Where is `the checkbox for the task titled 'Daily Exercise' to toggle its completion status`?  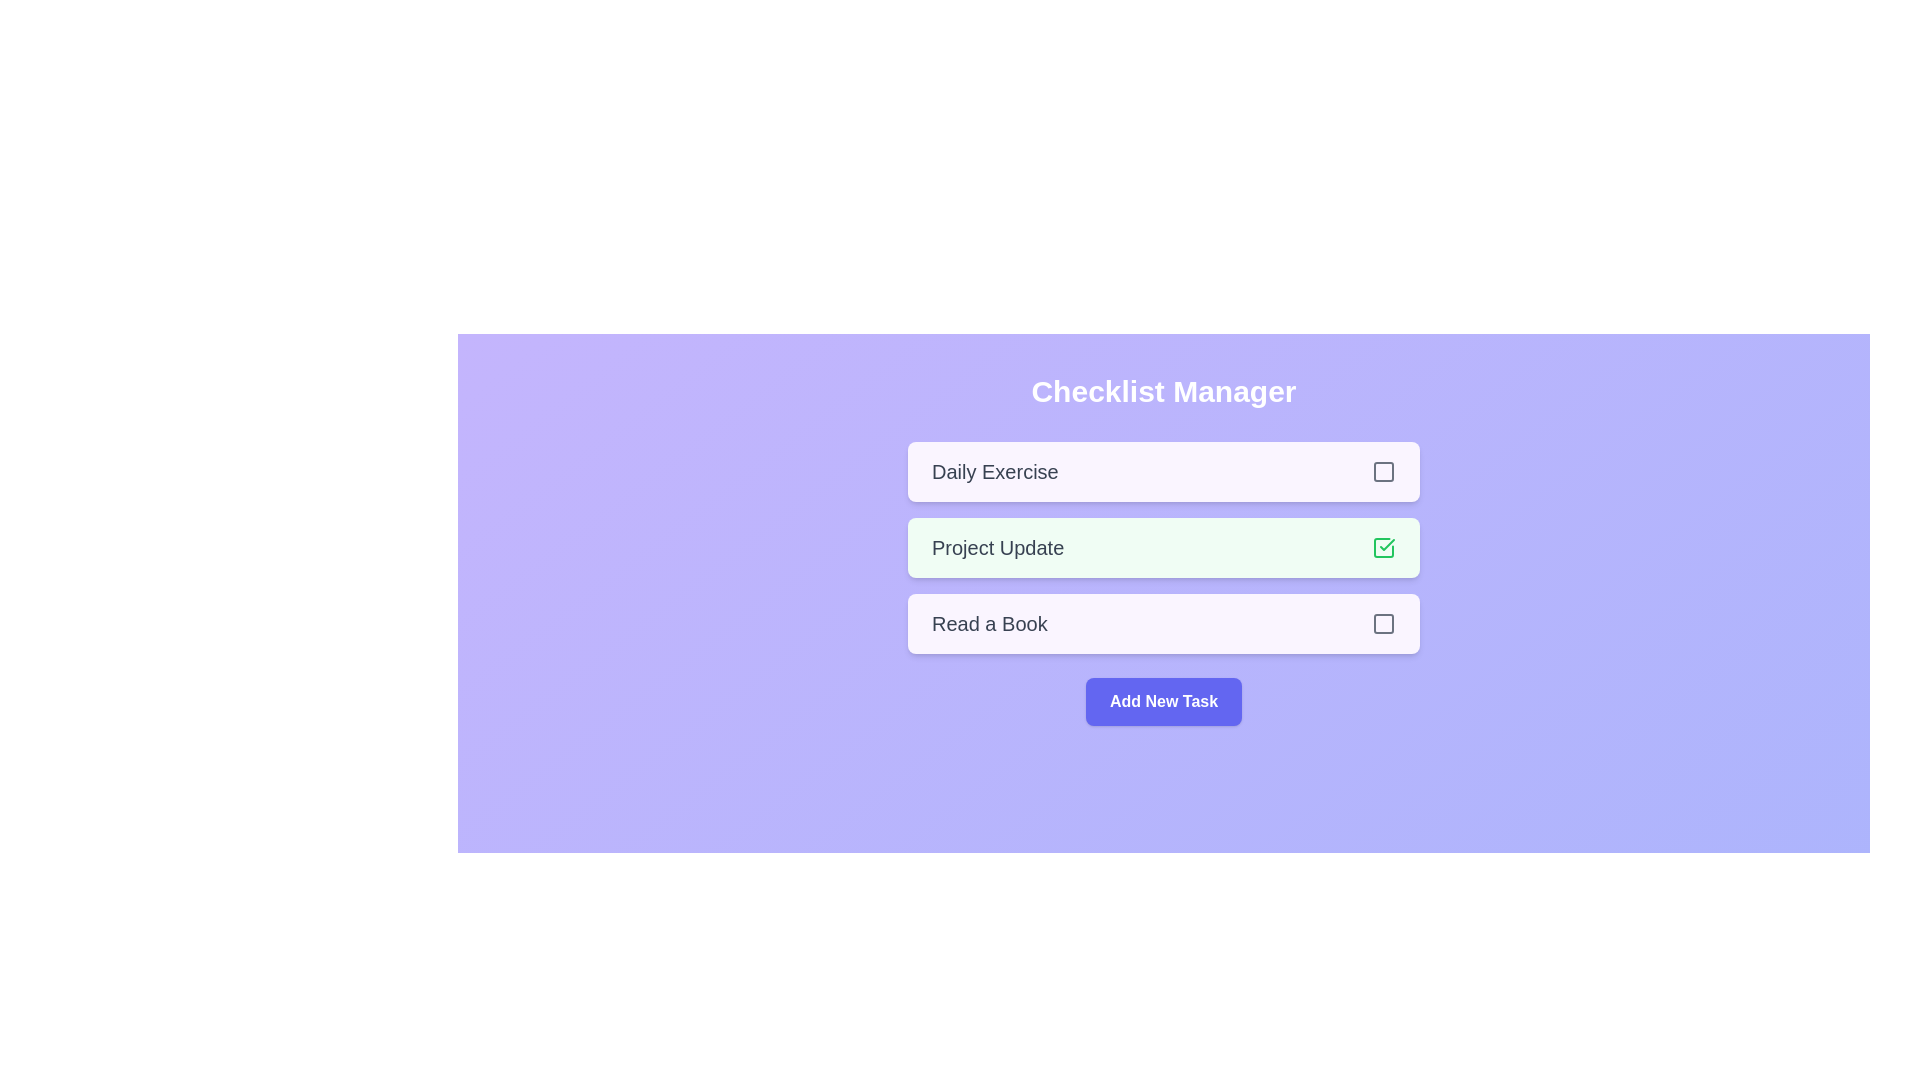 the checkbox for the task titled 'Daily Exercise' to toggle its completion status is located at coordinates (1382, 471).